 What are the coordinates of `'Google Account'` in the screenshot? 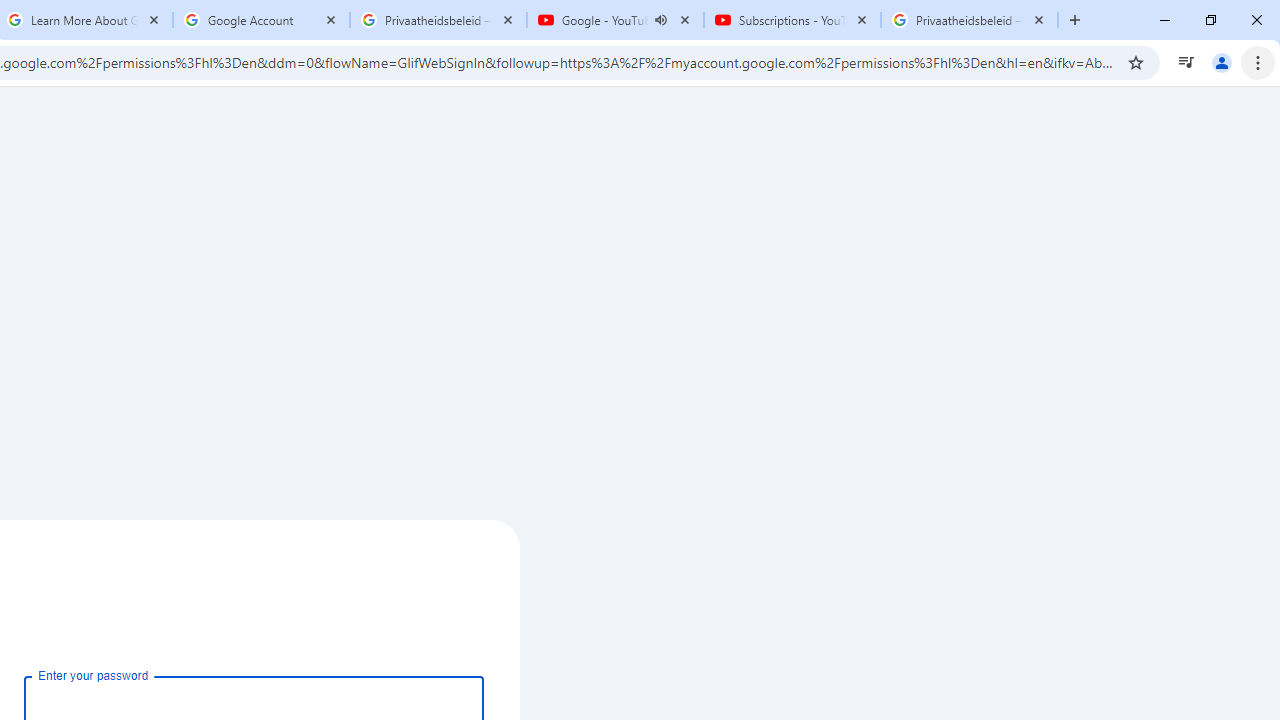 It's located at (260, 20).